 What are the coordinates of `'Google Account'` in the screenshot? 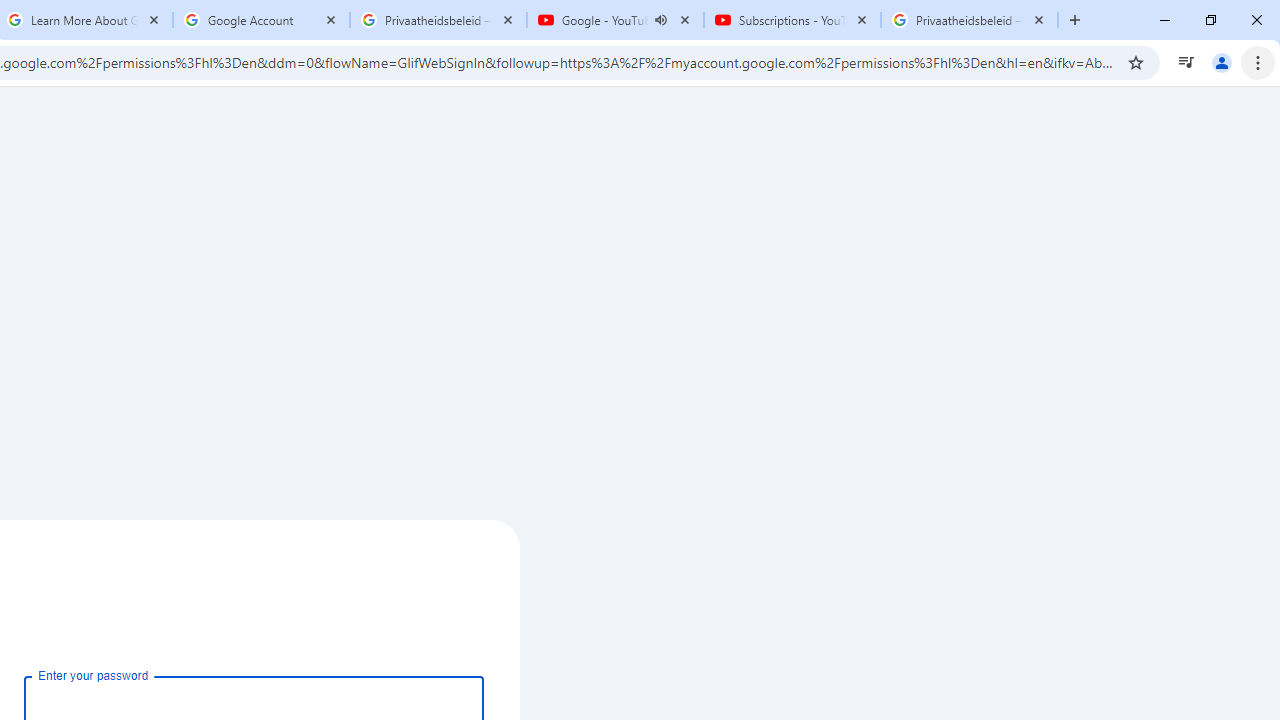 It's located at (260, 20).